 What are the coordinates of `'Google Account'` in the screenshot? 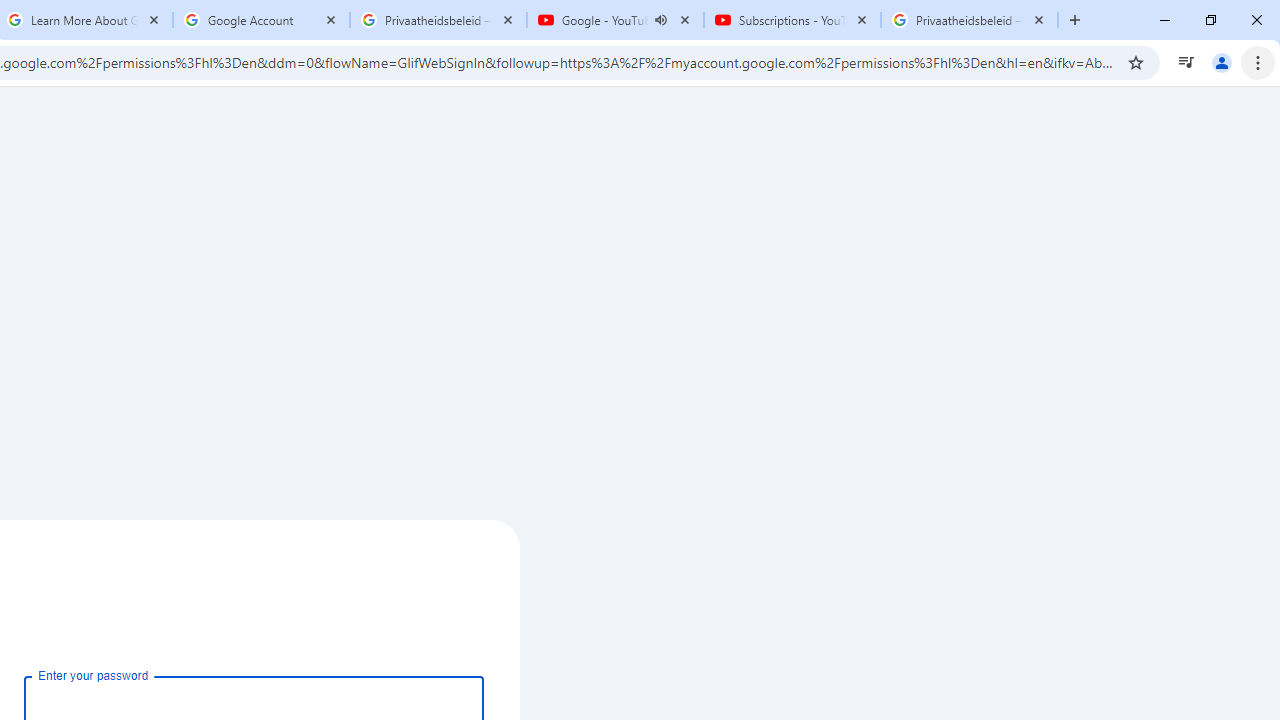 It's located at (260, 20).